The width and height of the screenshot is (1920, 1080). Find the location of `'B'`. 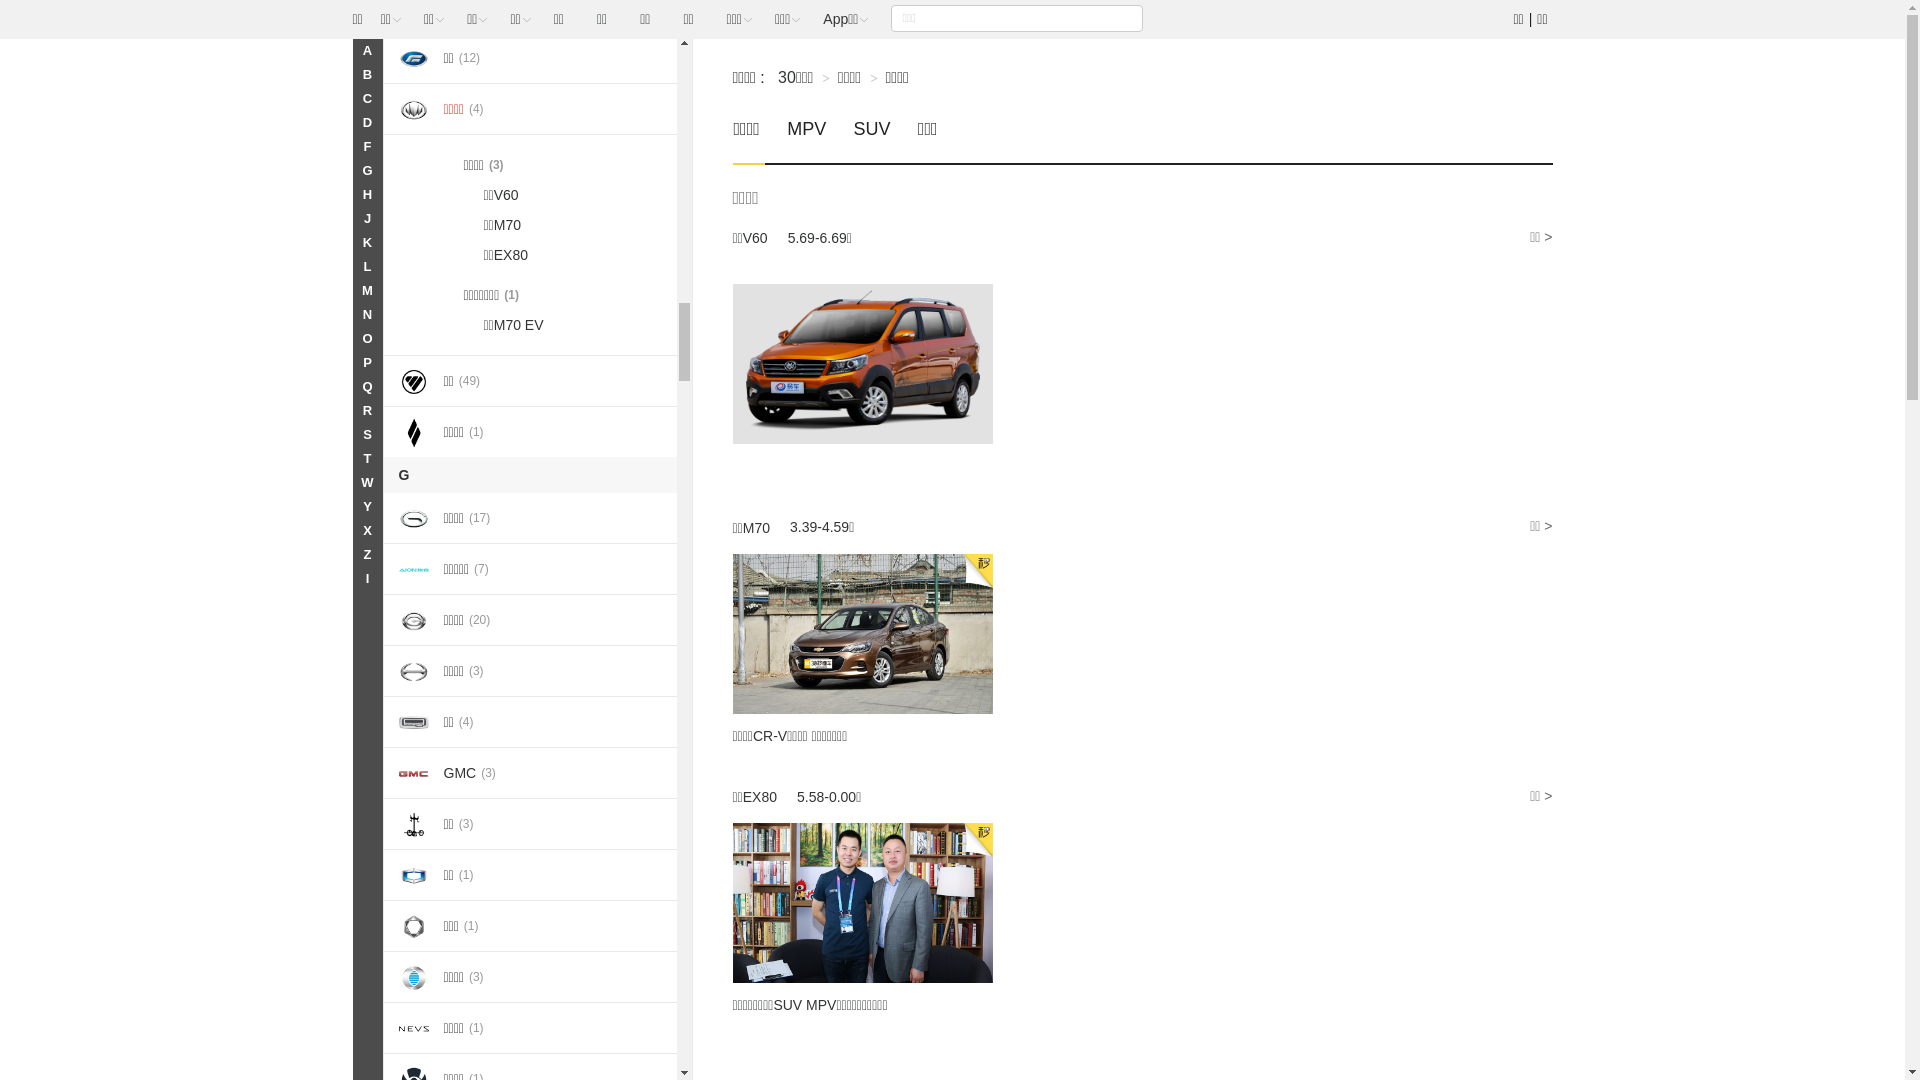

'B' is located at coordinates (366, 73).